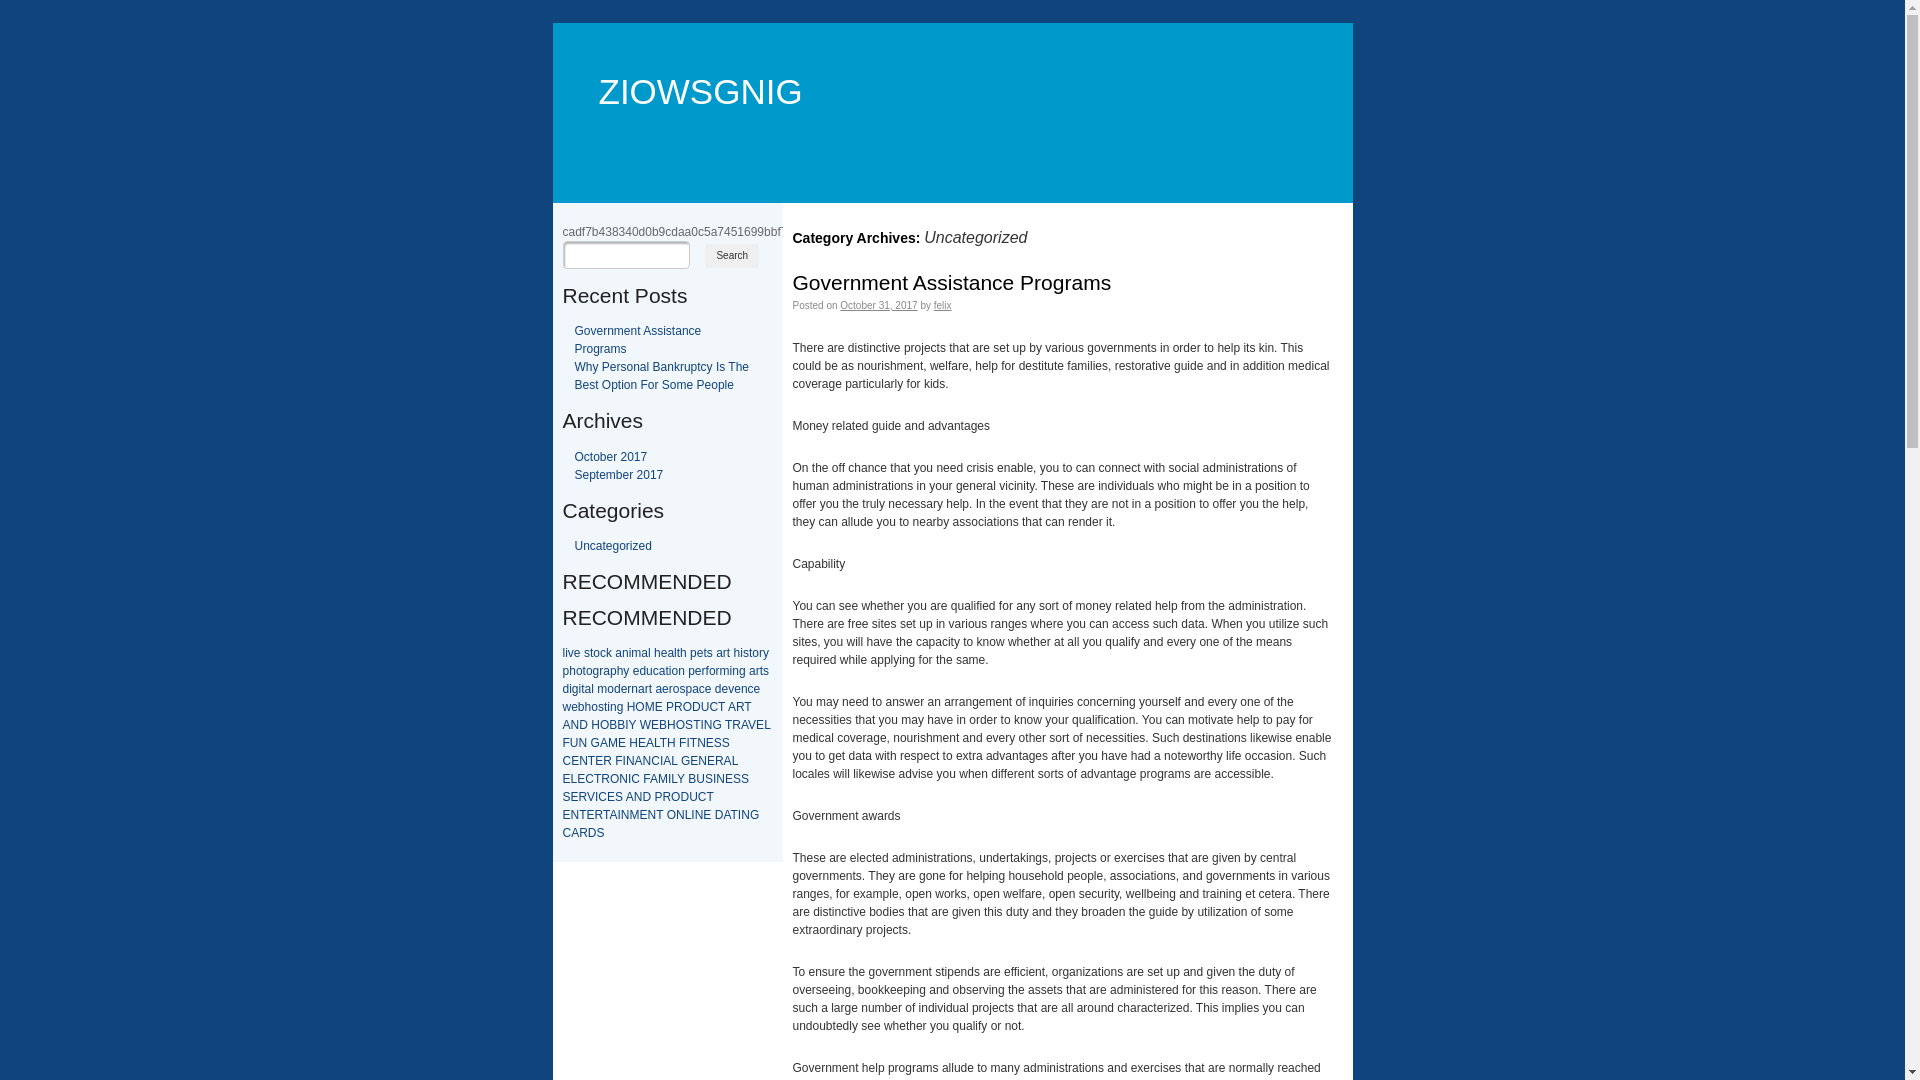 The width and height of the screenshot is (1920, 1080). What do you see at coordinates (682, 743) in the screenshot?
I see `'F'` at bounding box center [682, 743].